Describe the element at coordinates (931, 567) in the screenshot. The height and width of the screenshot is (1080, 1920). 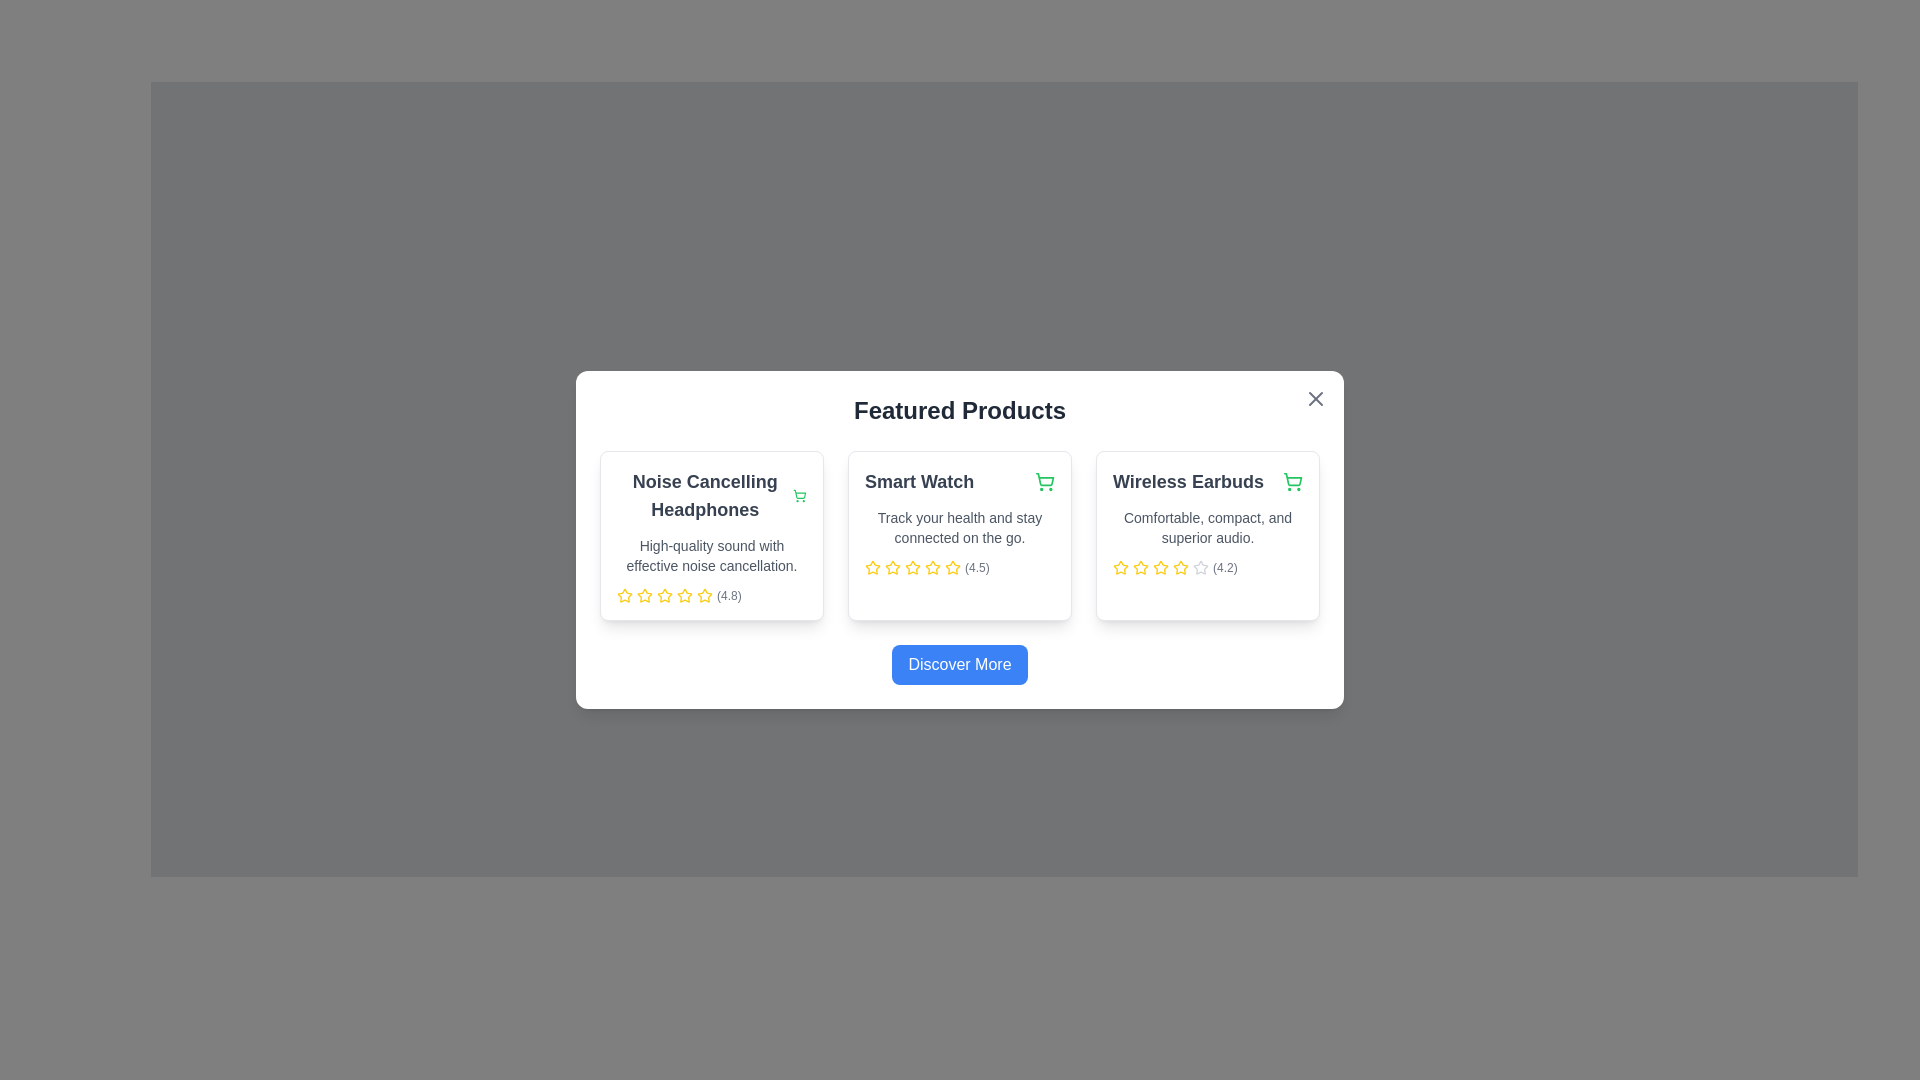
I see `the fifth yellow star icon in the rating system of the 'Smart Watch' product card` at that location.